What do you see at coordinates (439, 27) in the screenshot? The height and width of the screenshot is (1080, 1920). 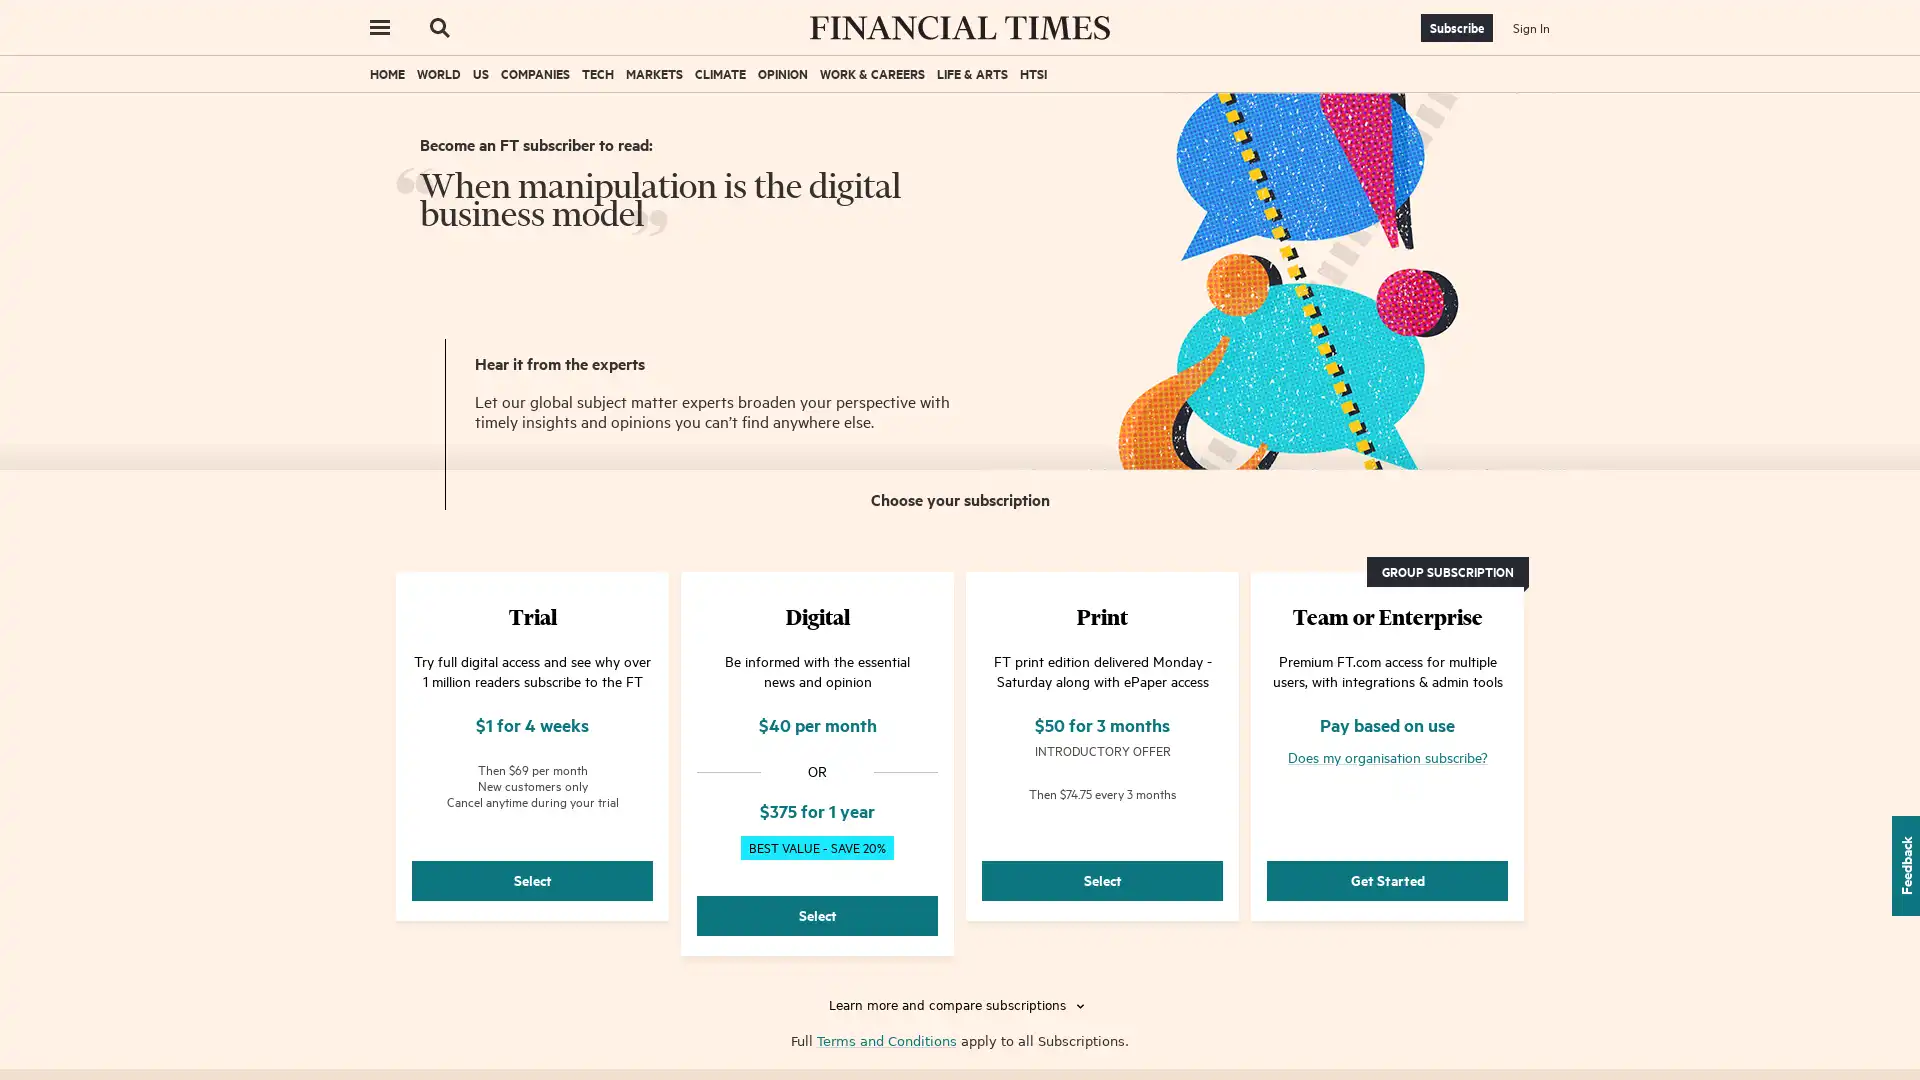 I see `OPEN SEARCH BAR` at bounding box center [439, 27].